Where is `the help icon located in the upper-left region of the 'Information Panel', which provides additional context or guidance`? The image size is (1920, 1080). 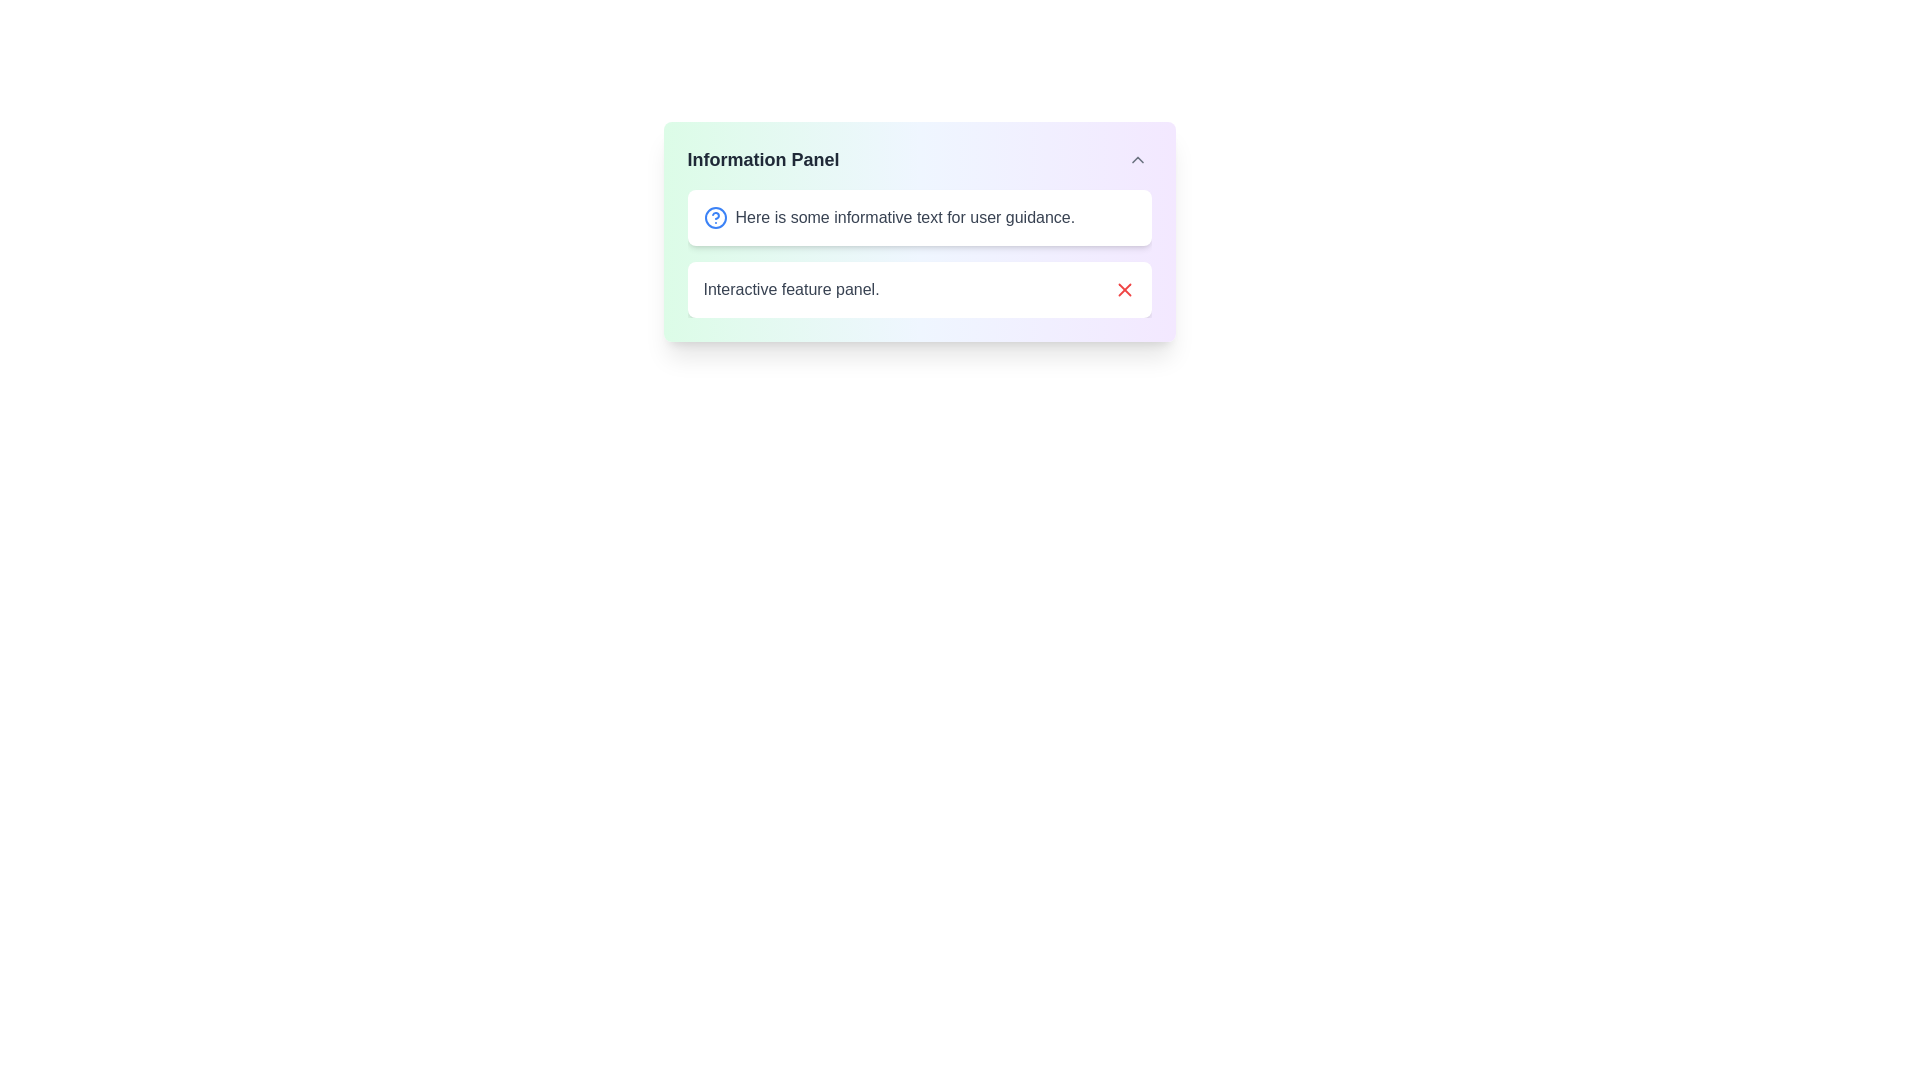
the help icon located in the upper-left region of the 'Information Panel', which provides additional context or guidance is located at coordinates (715, 218).